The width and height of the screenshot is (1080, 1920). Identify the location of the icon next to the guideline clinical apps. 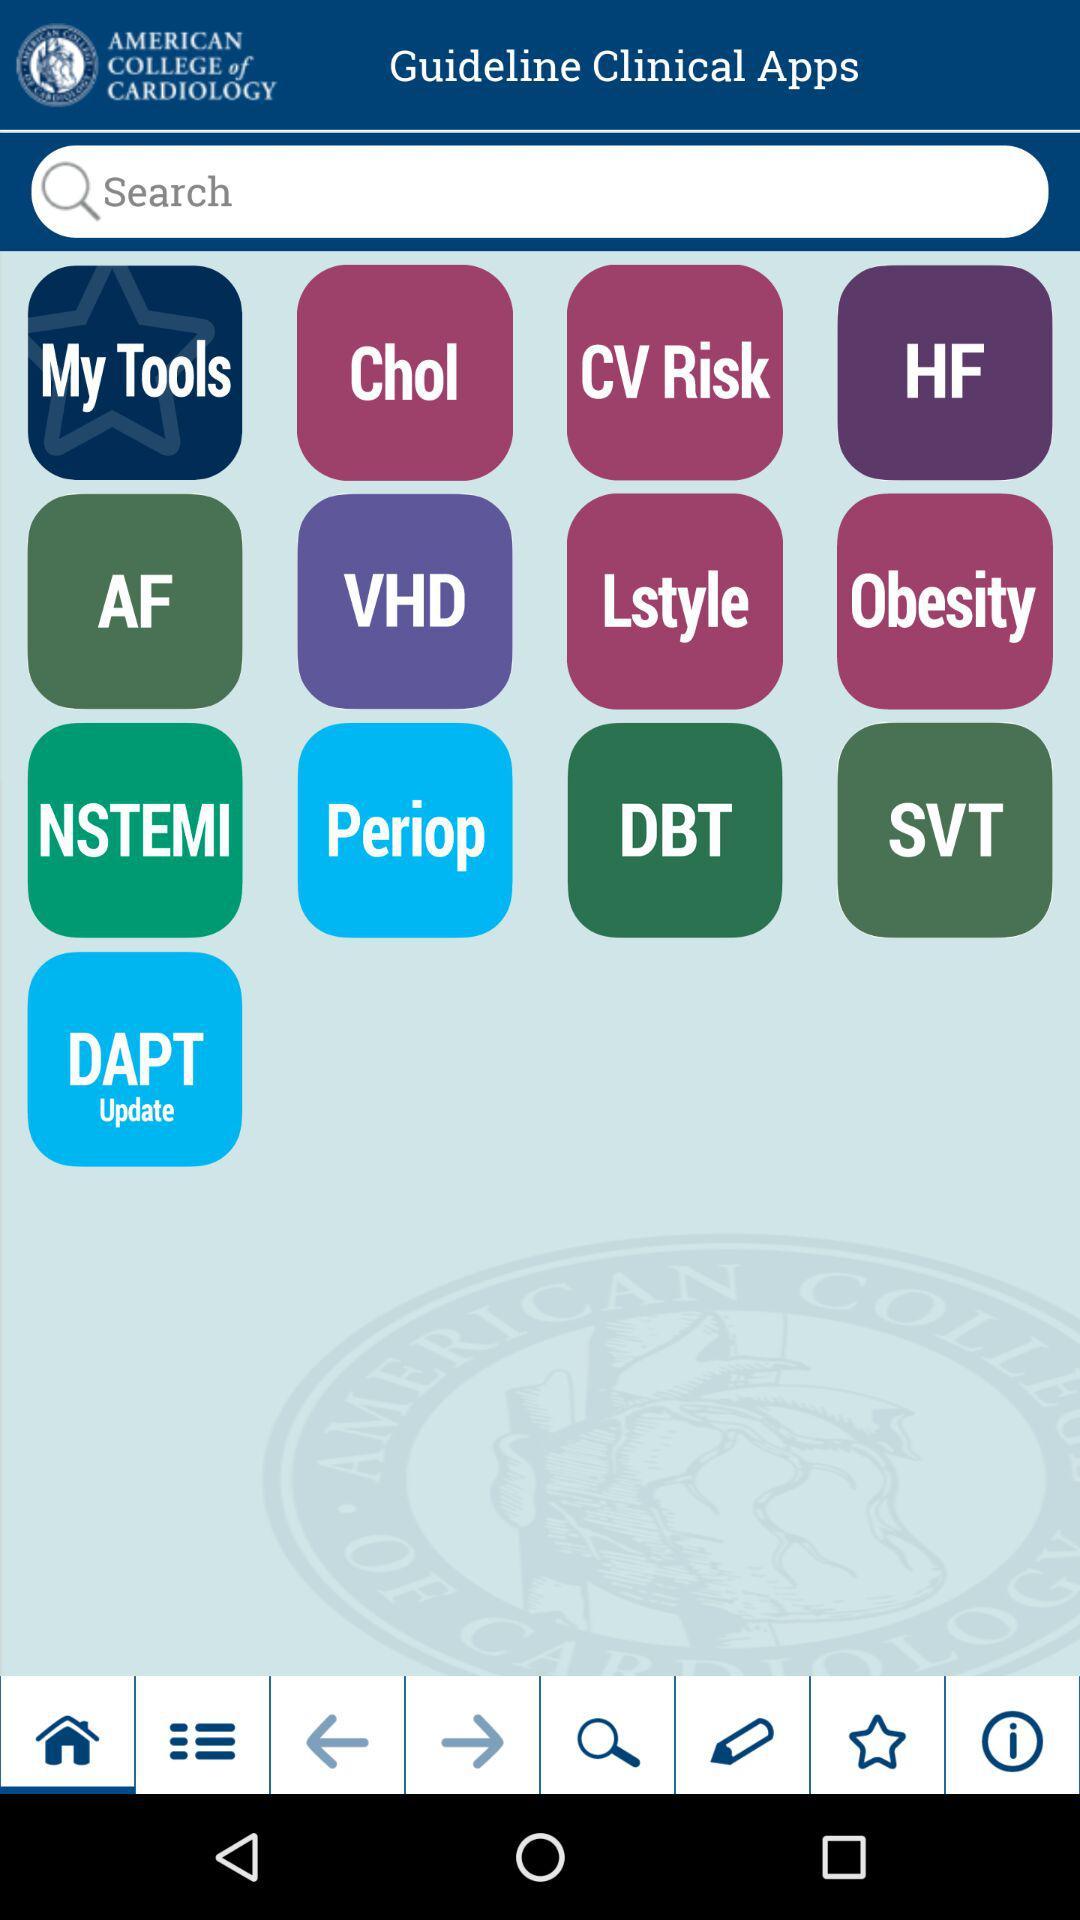
(144, 65).